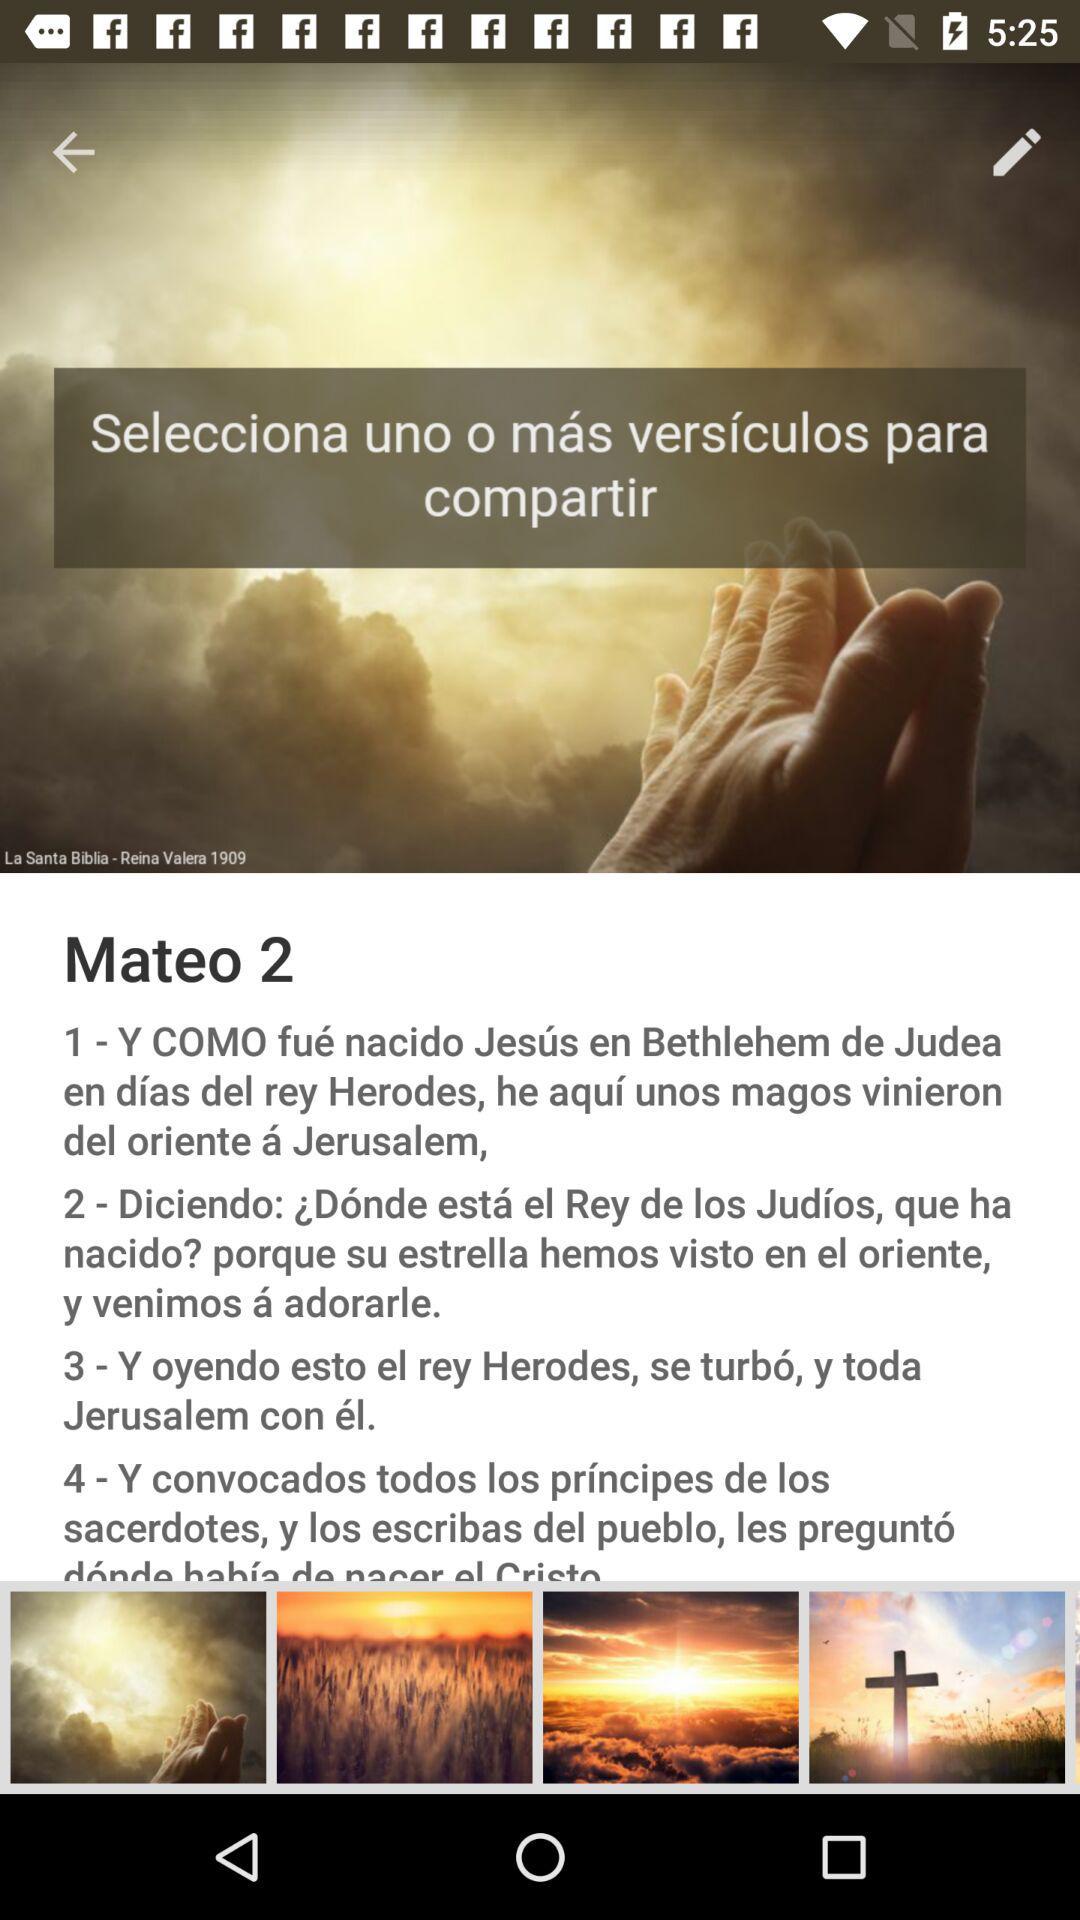 This screenshot has height=1920, width=1080. What do you see at coordinates (540, 955) in the screenshot?
I see `the mateo 2 icon` at bounding box center [540, 955].